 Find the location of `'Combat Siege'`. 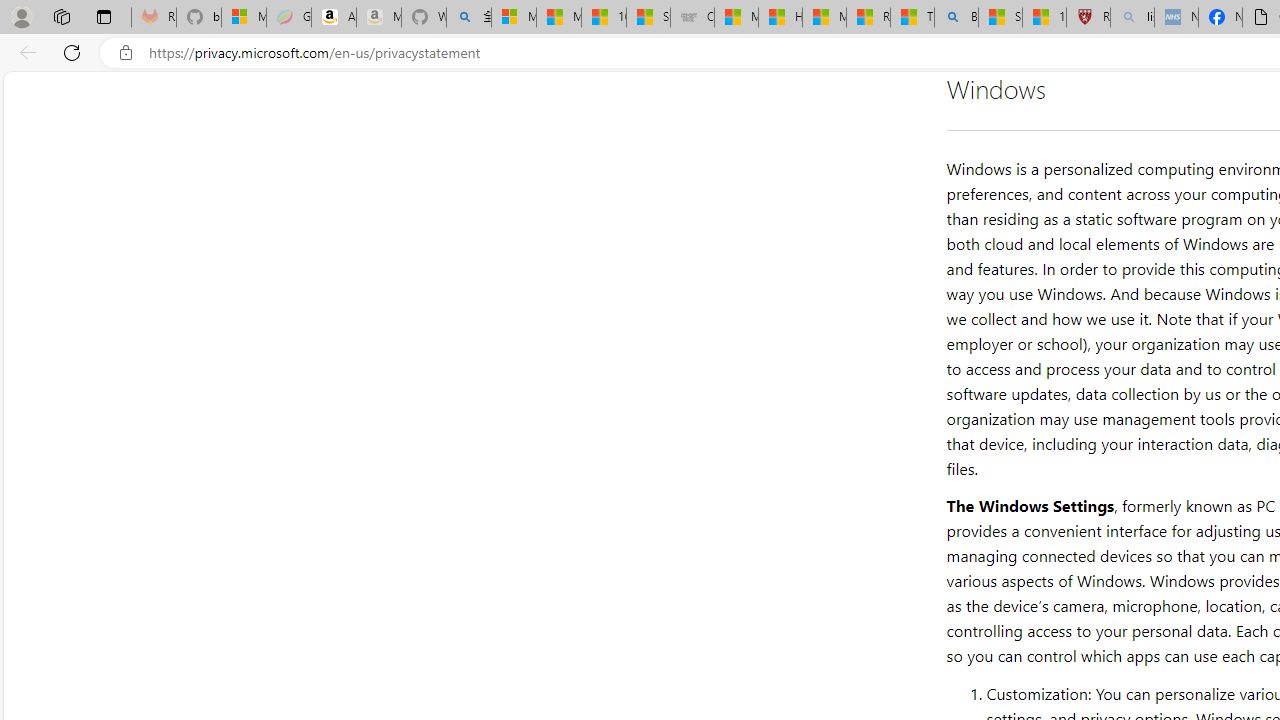

'Combat Siege' is located at coordinates (692, 17).